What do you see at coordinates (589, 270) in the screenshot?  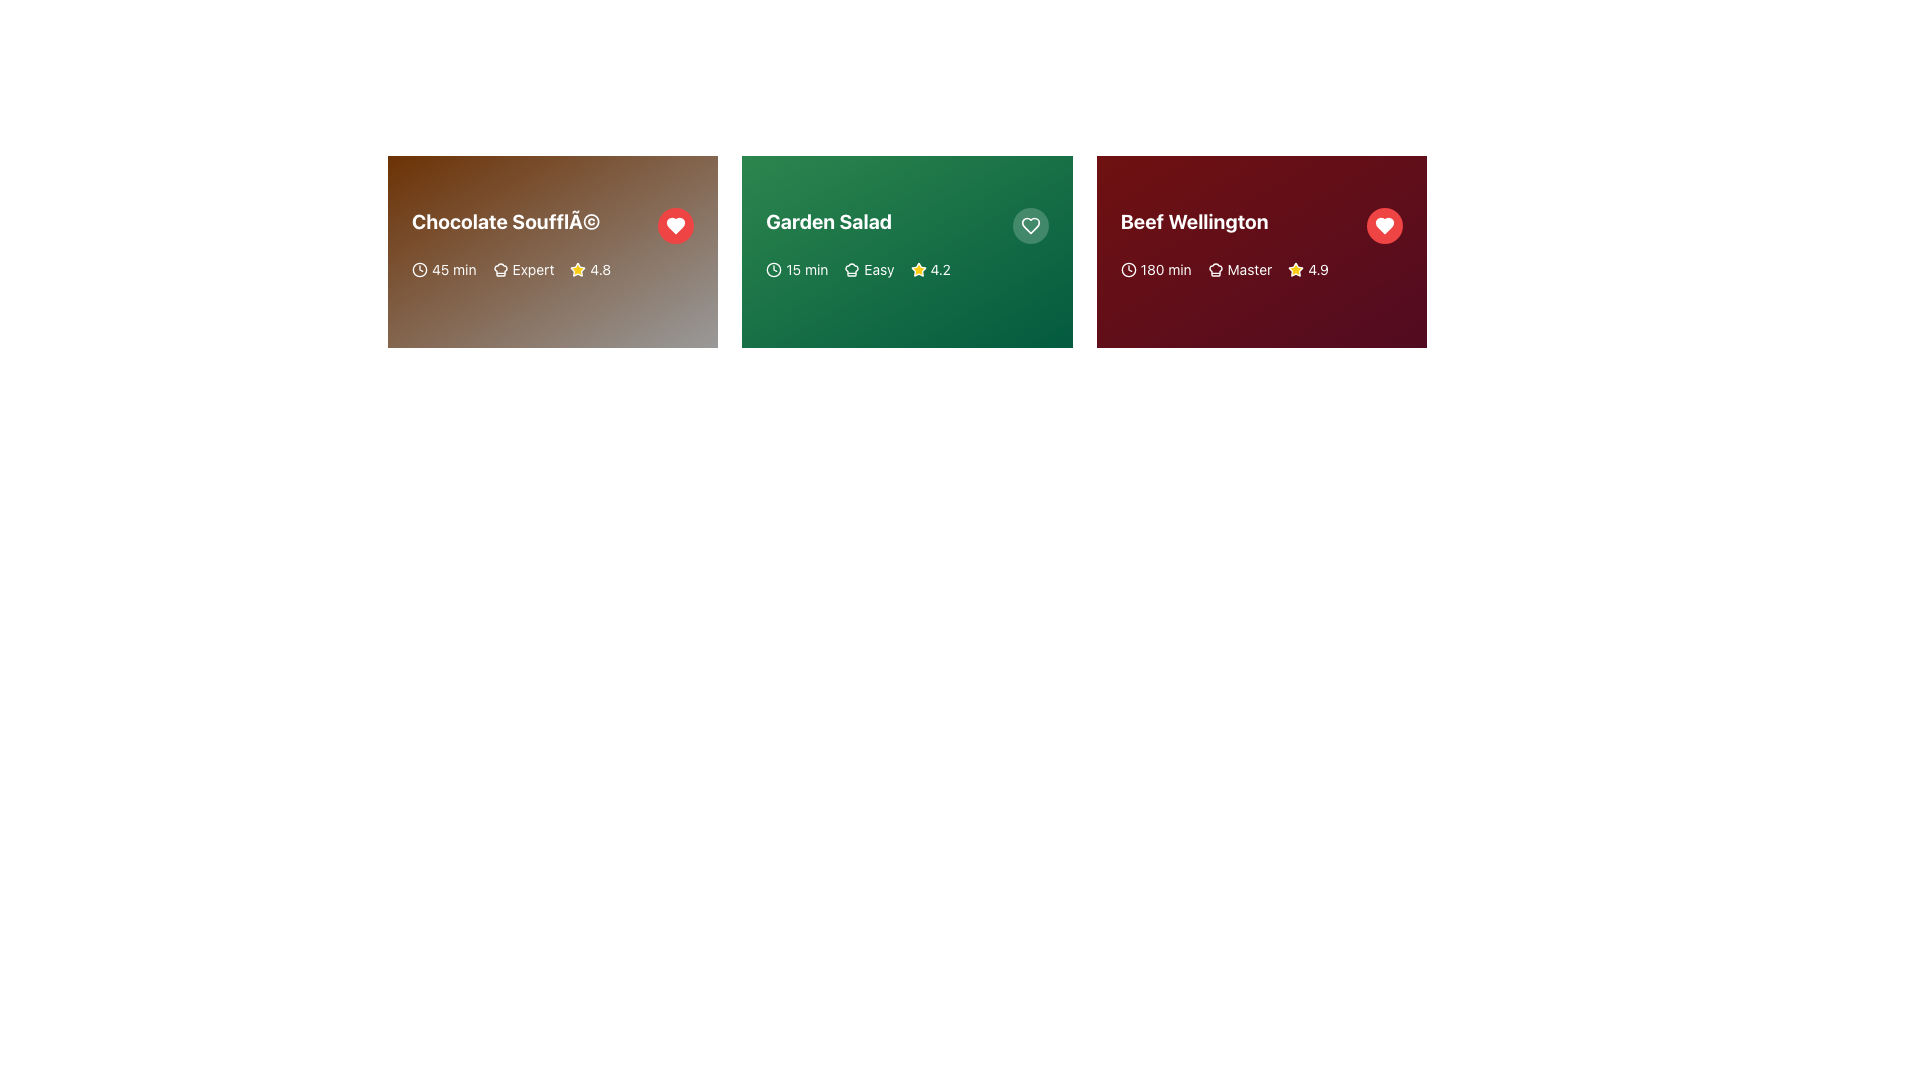 I see `the rating display for 'Chocolate Soufflé', which includes a yellow star icon and the text '4.8'` at bounding box center [589, 270].